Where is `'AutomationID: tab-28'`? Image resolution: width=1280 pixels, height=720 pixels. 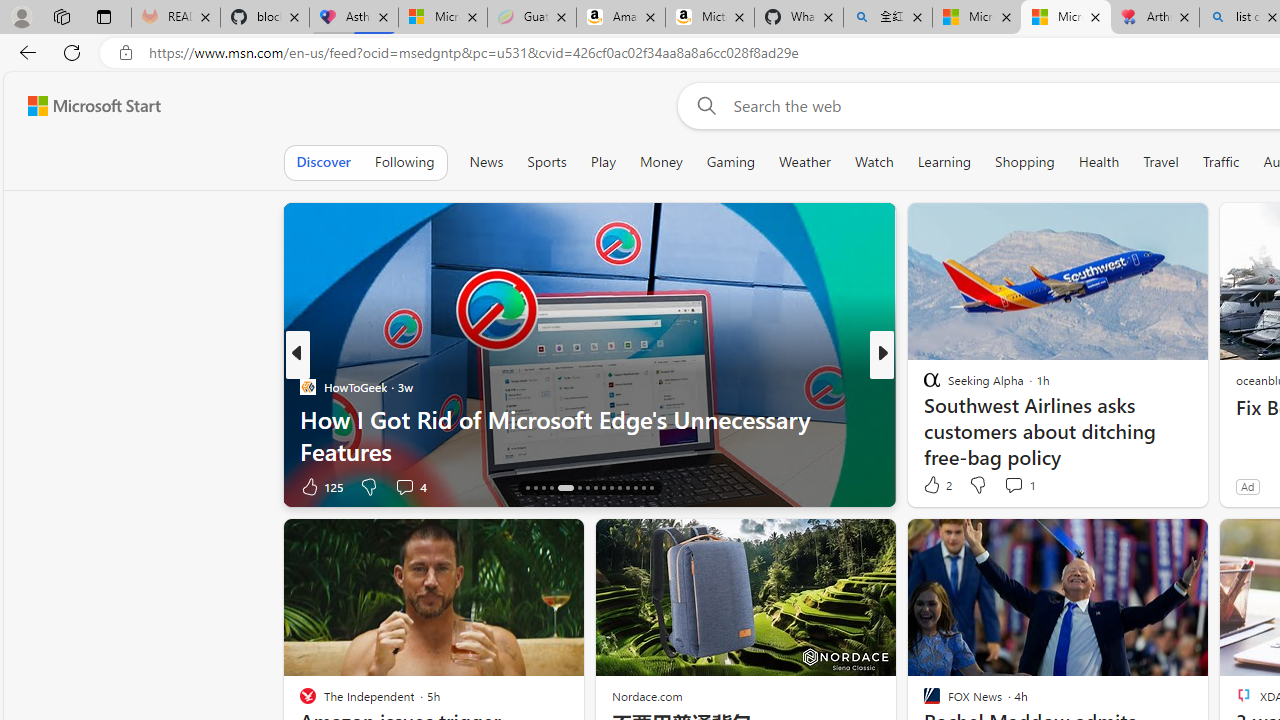
'AutomationID: tab-28' is located at coordinates (634, 488).